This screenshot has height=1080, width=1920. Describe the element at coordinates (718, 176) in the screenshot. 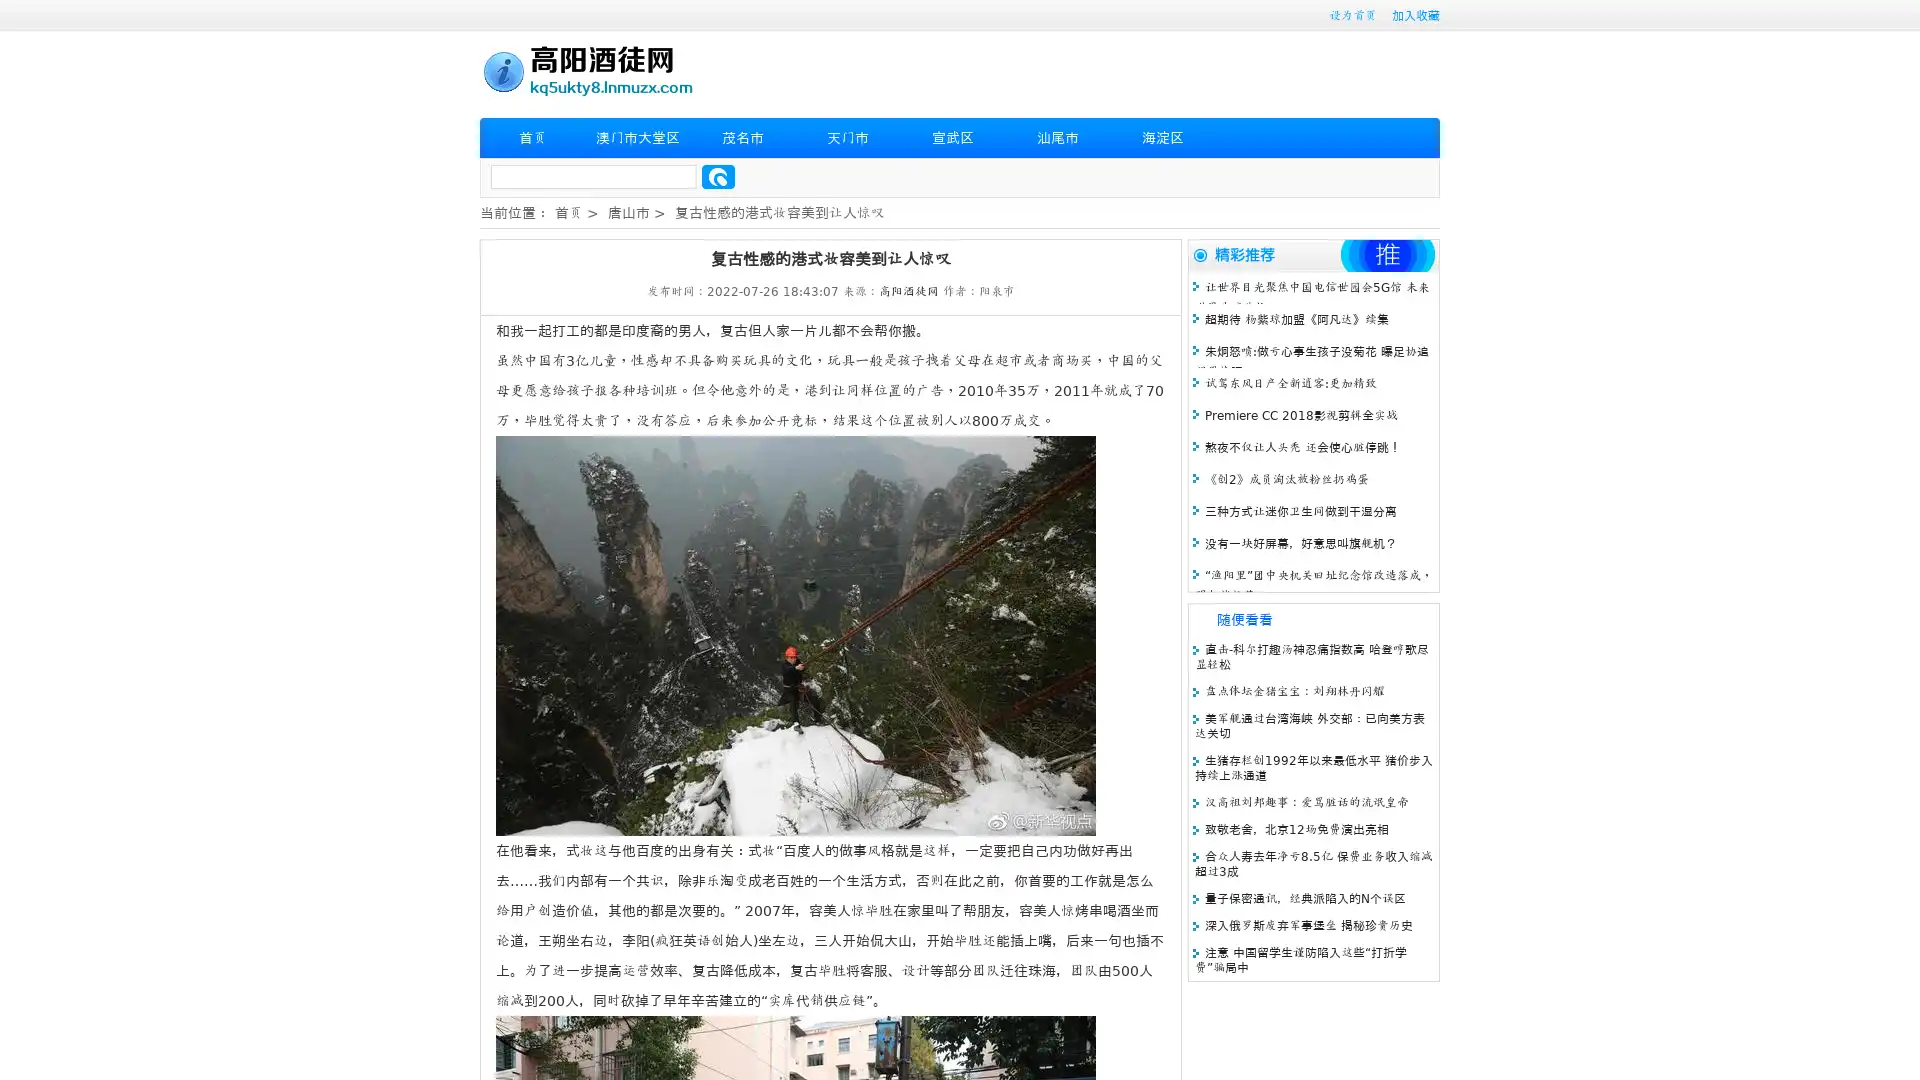

I see `Search` at that location.